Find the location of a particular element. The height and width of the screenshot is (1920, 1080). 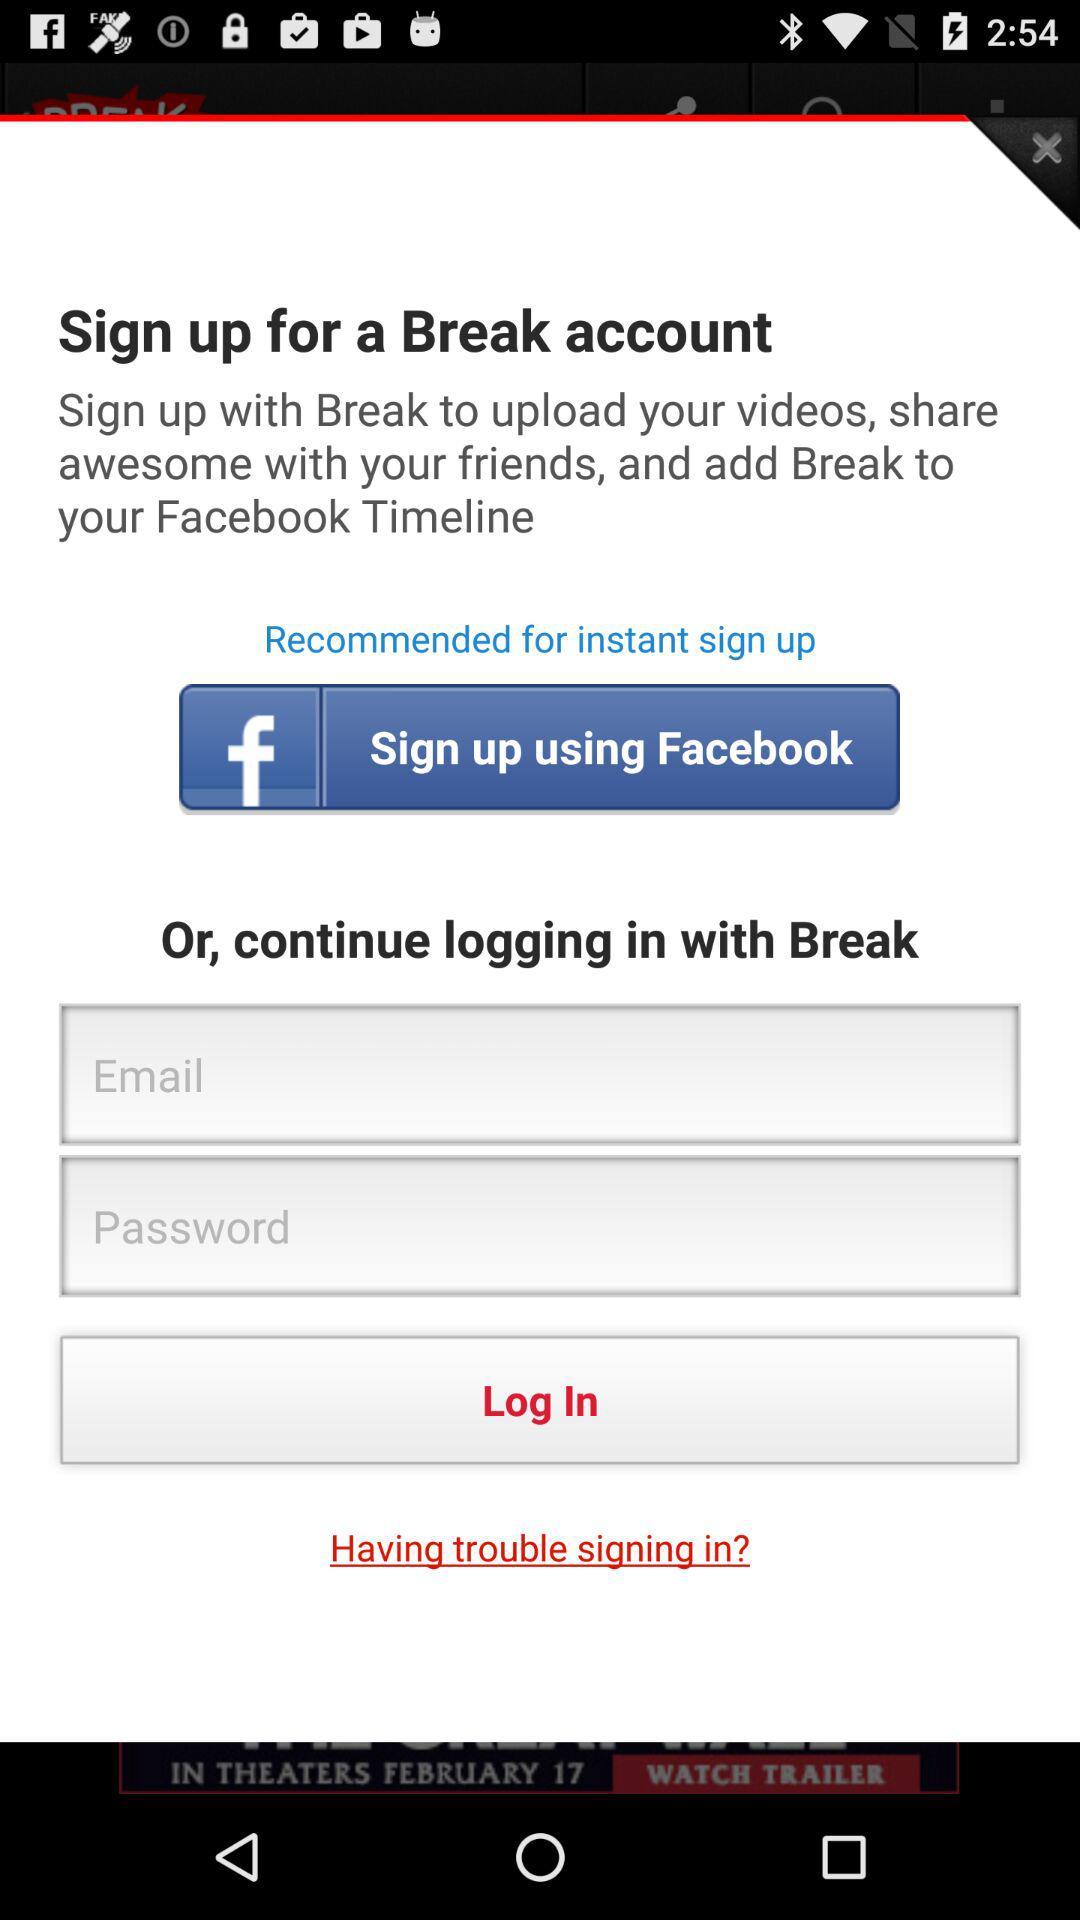

the having trouble signing app is located at coordinates (540, 1546).